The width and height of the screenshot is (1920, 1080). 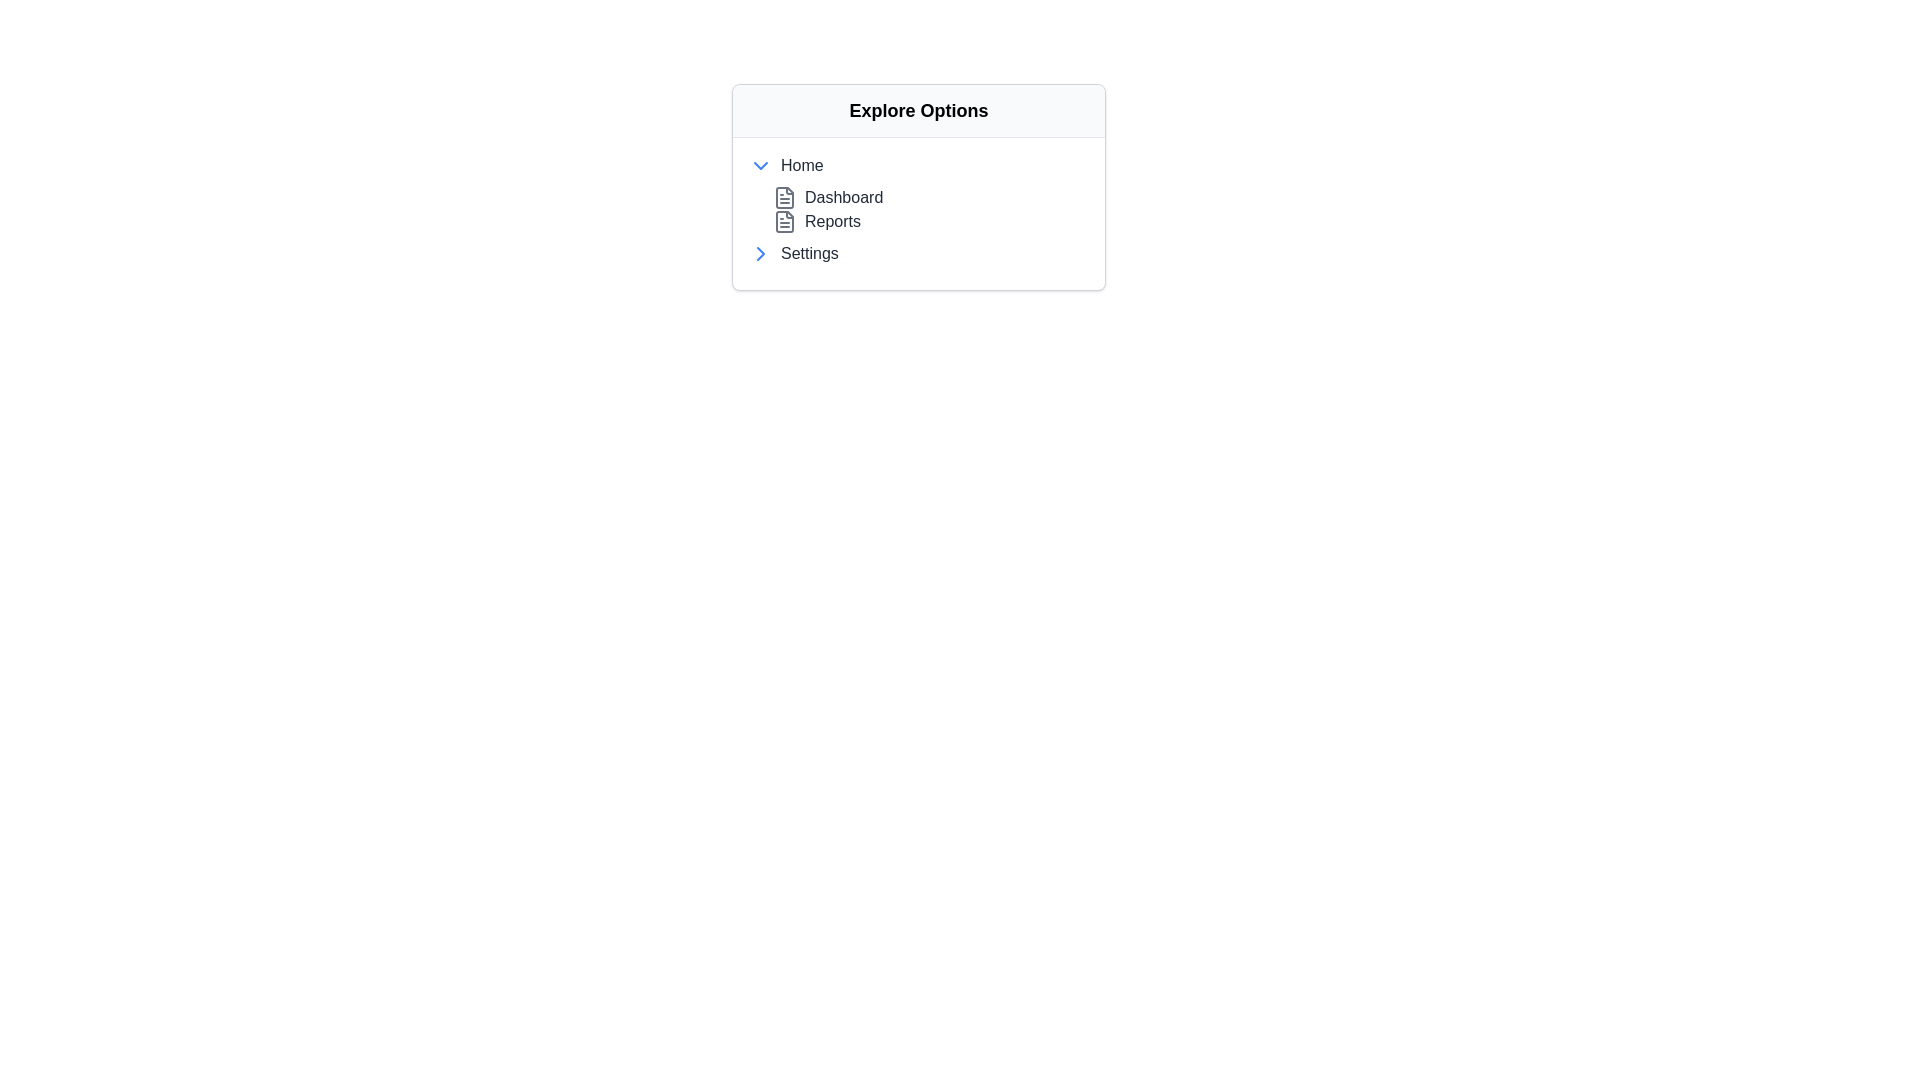 I want to click on the 'Settings' navigation list item, which is the fourth item in the vertical list under the panel labeled 'Explore Options', so click(x=917, y=253).